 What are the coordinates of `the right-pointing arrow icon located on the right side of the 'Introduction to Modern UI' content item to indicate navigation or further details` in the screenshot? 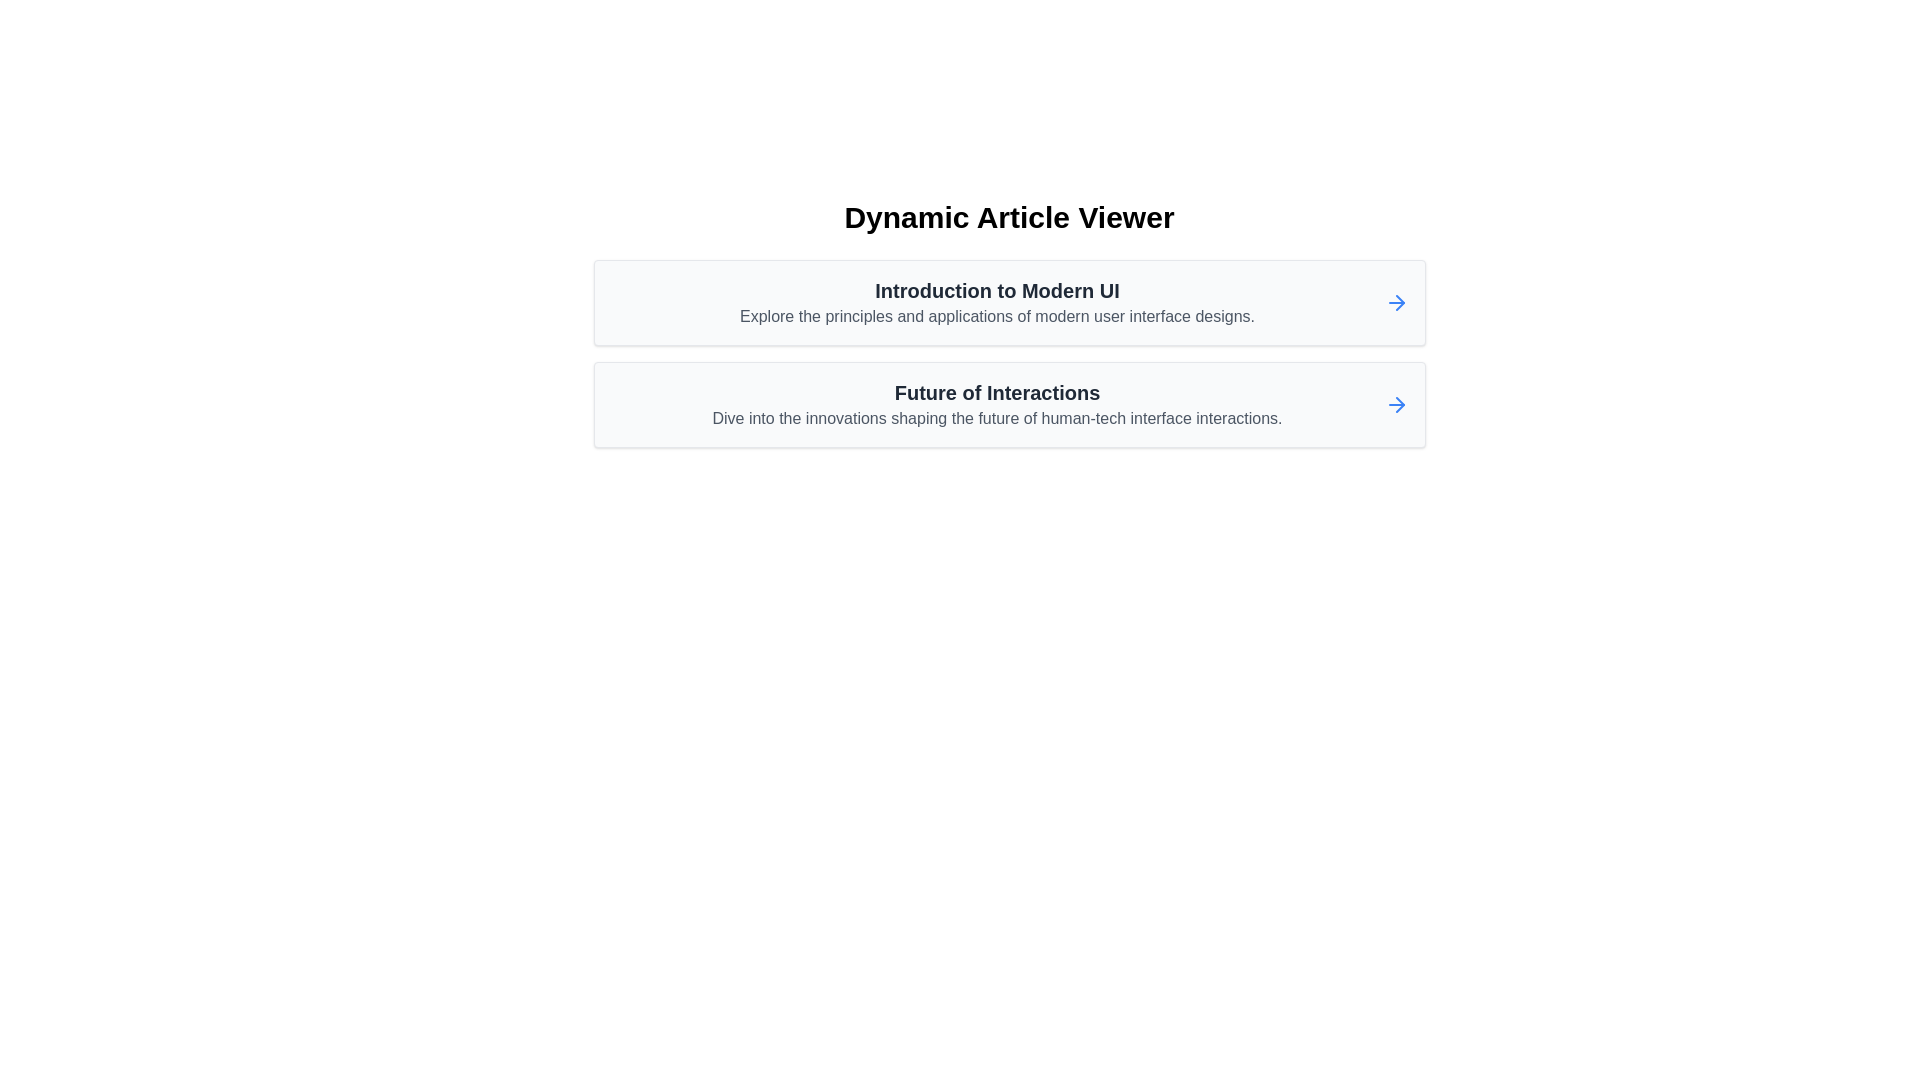 It's located at (1399, 303).